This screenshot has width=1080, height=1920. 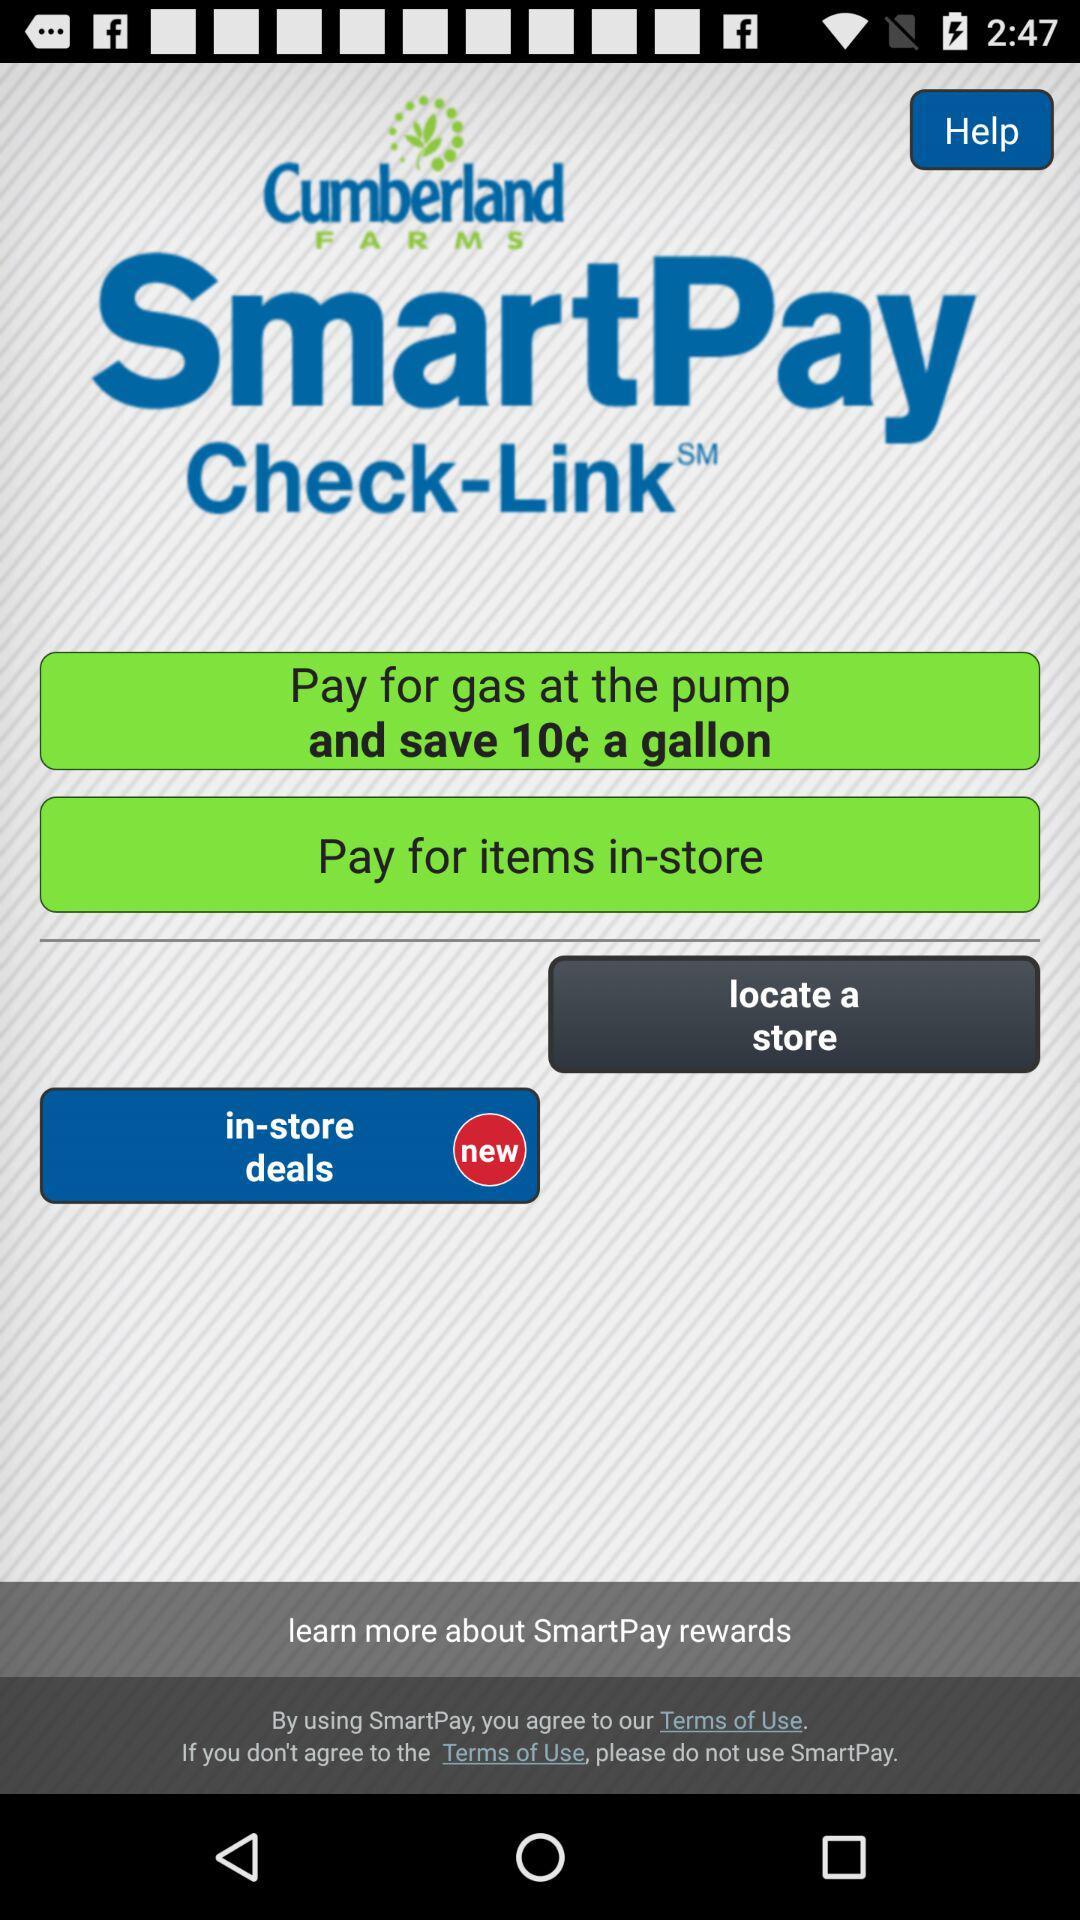 I want to click on button above the pay for gas item, so click(x=980, y=128).